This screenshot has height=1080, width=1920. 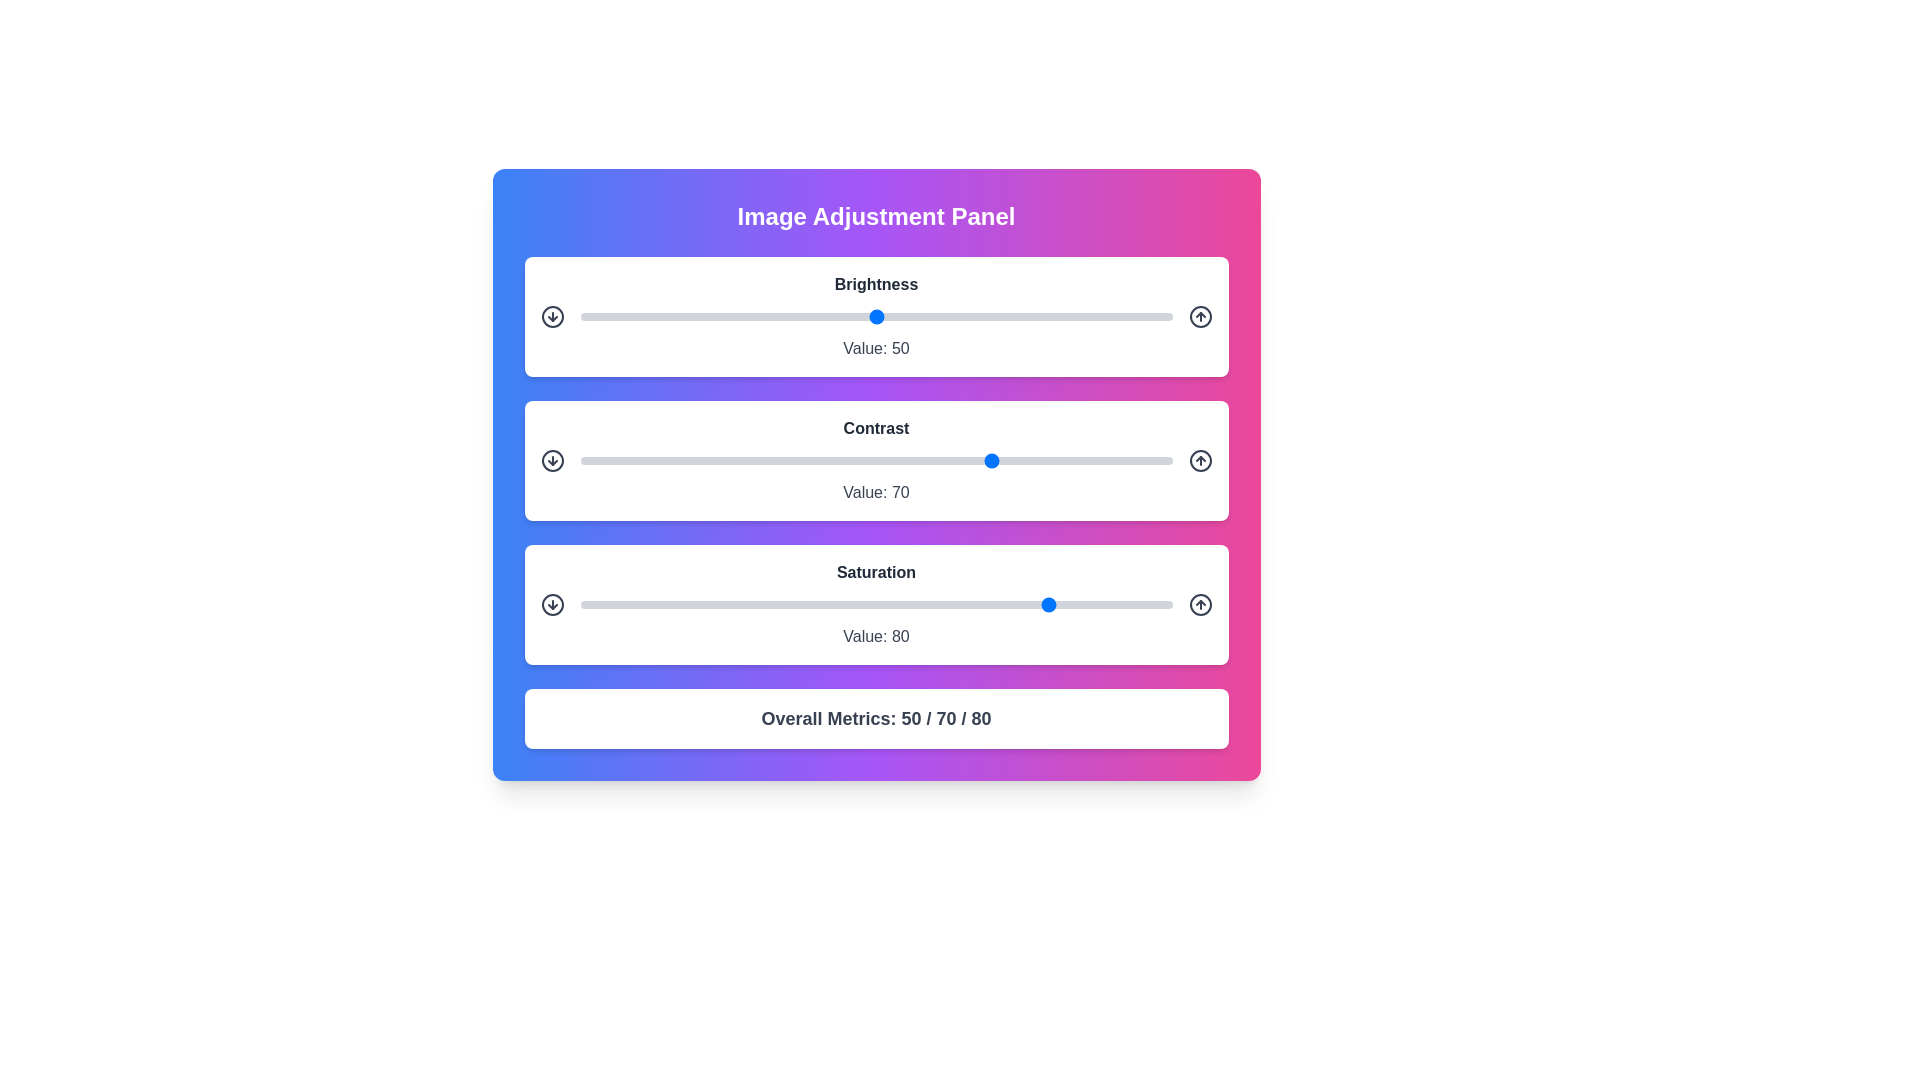 What do you see at coordinates (552, 604) in the screenshot?
I see `the SVG circle element that is part of the arrow-related icon in the 'Image Adjustment Panel', adjacent to the 'Saturation' label` at bounding box center [552, 604].